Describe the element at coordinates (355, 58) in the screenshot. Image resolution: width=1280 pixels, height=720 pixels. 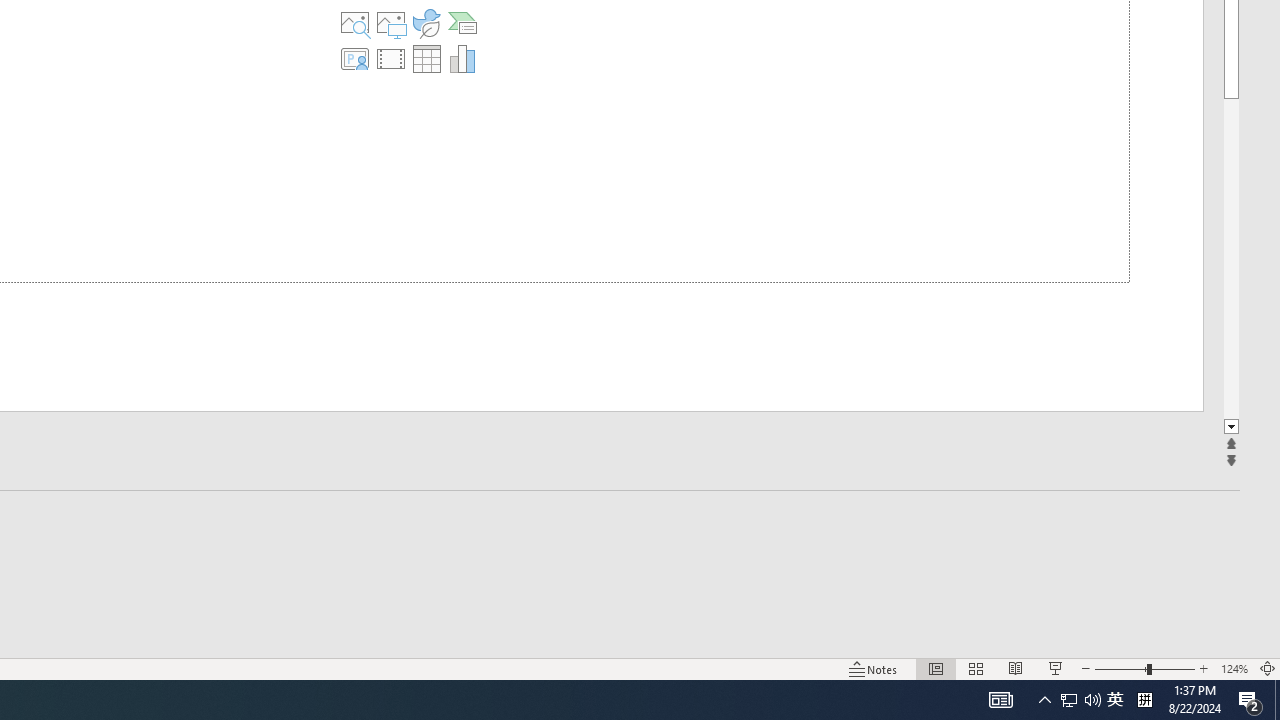
I see `'Insert Cameo'` at that location.